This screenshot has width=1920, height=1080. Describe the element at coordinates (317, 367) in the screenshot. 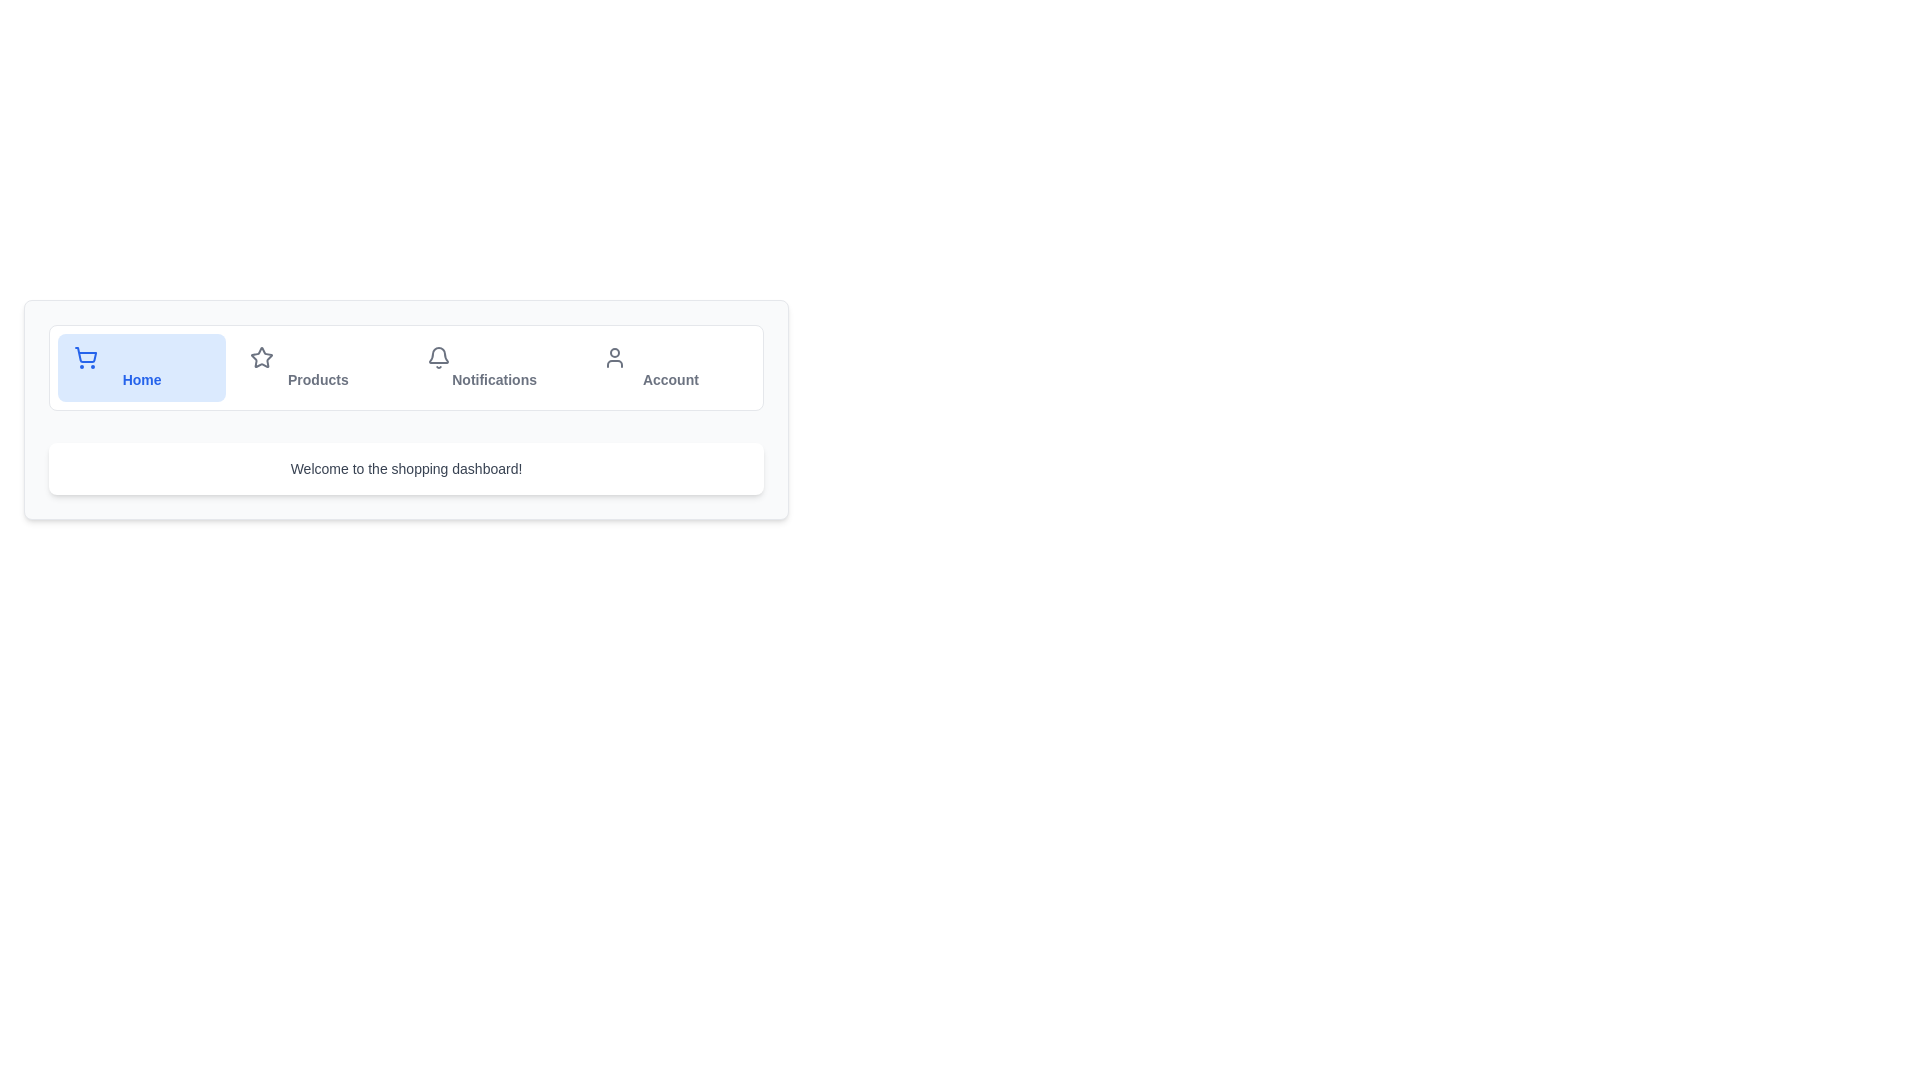

I see `the navigational button located between the 'Home' button and the 'Notifications' button` at that location.